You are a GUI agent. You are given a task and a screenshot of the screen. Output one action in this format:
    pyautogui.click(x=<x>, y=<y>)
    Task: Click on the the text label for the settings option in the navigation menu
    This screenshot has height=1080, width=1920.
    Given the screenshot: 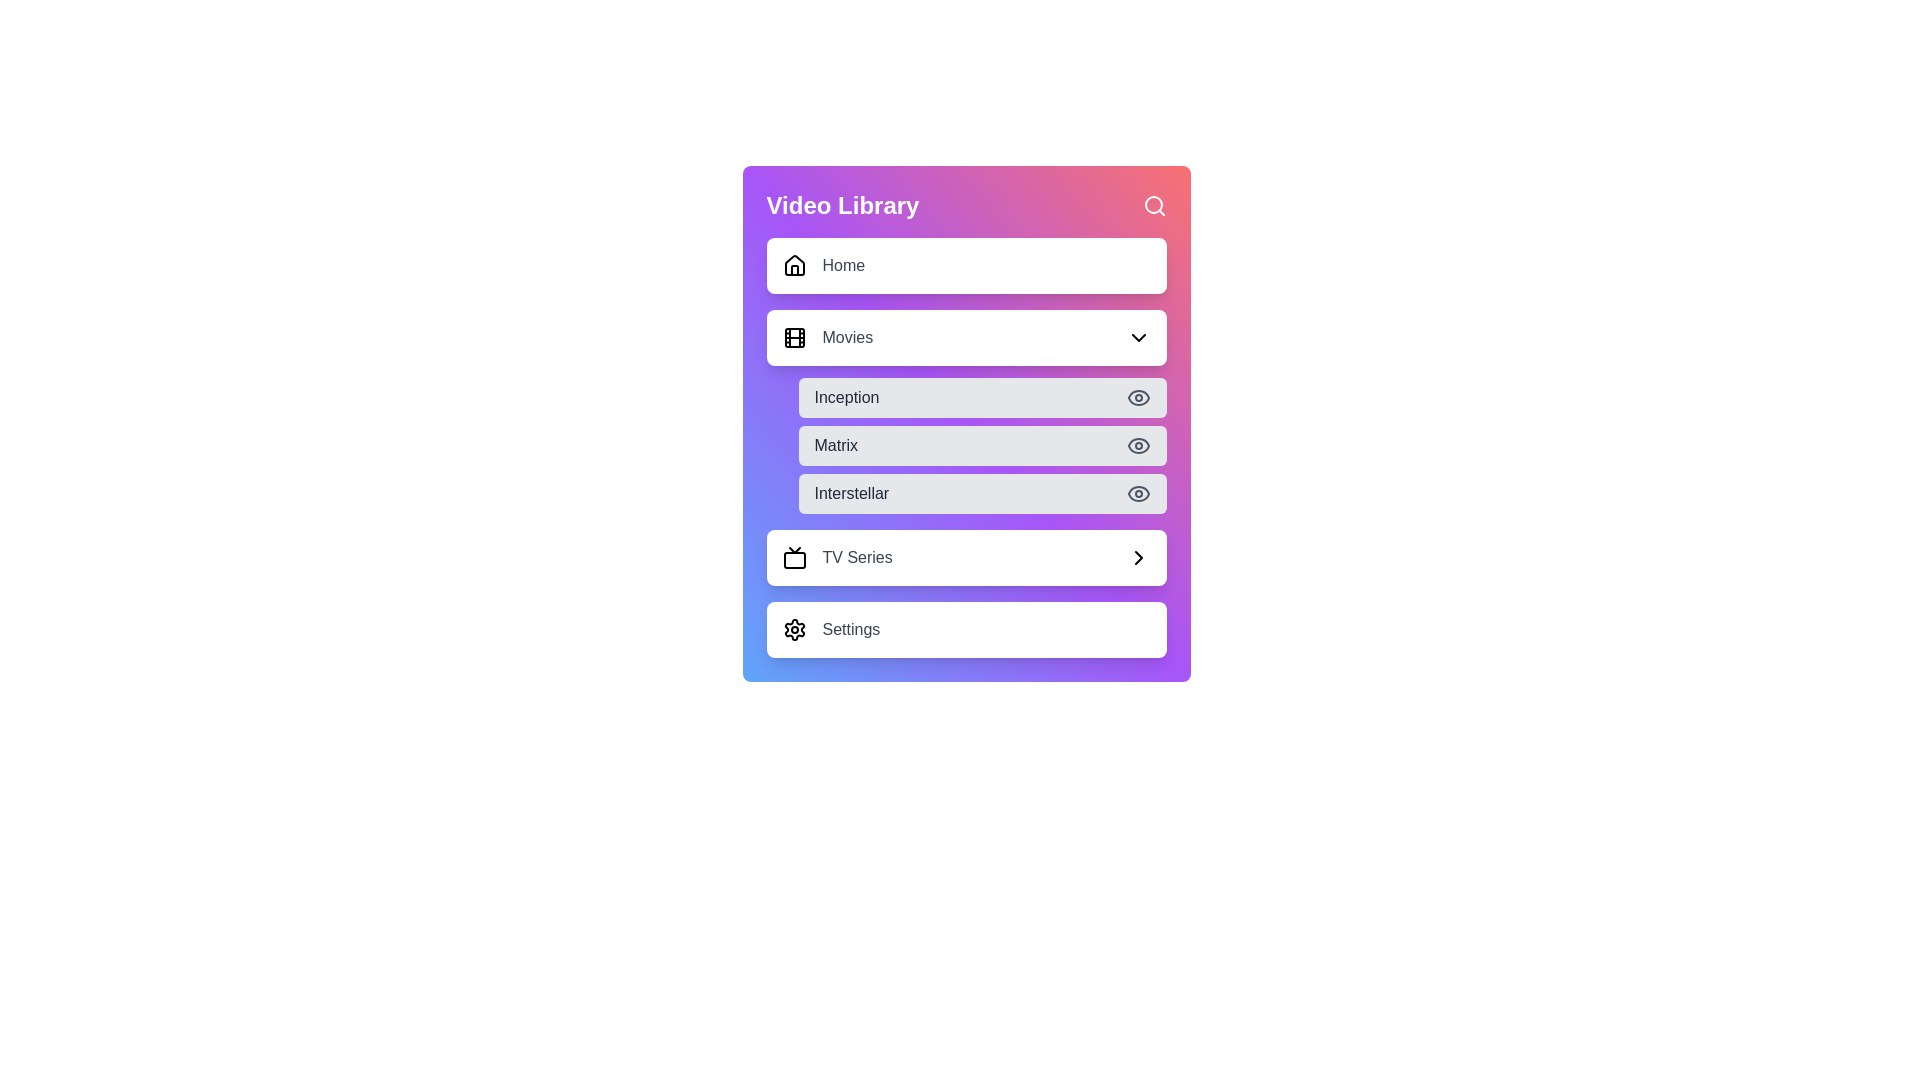 What is the action you would take?
    pyautogui.click(x=851, y=628)
    